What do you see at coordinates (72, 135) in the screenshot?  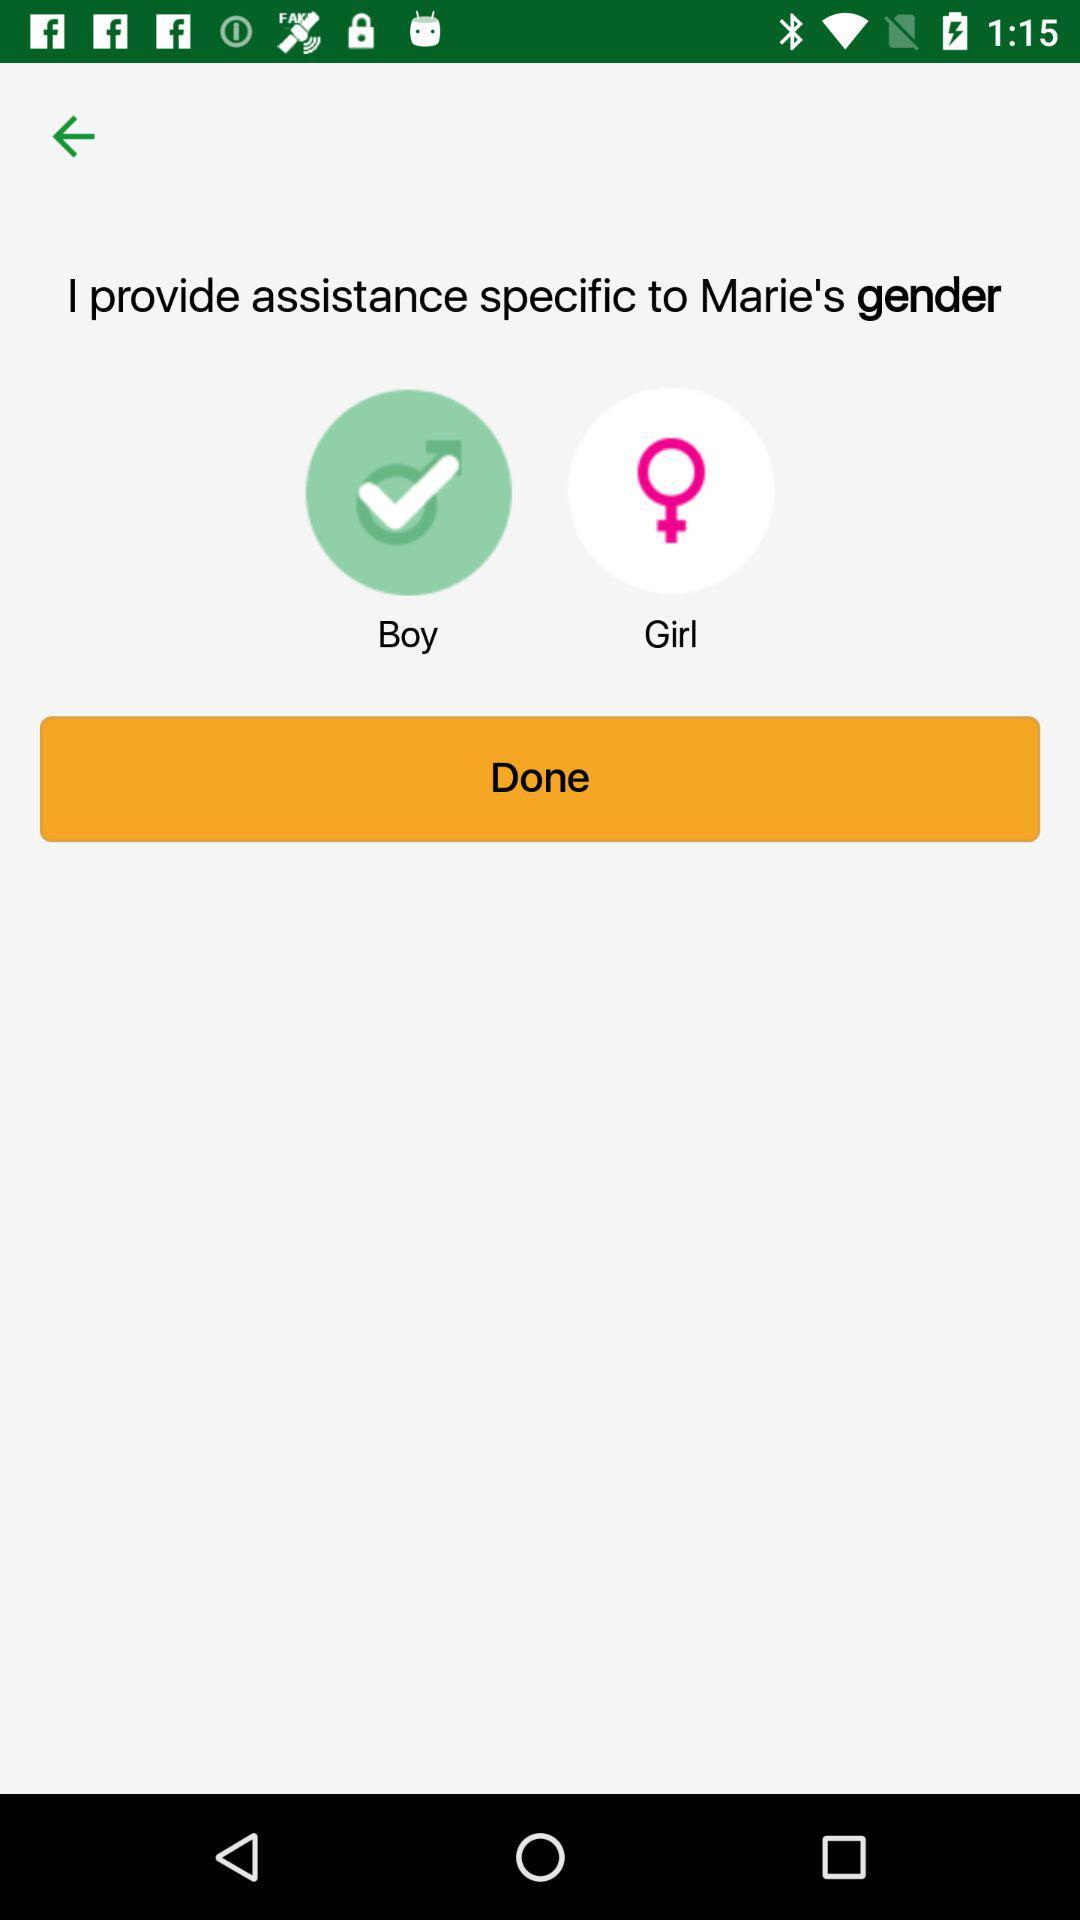 I see `the item at the top left corner` at bounding box center [72, 135].